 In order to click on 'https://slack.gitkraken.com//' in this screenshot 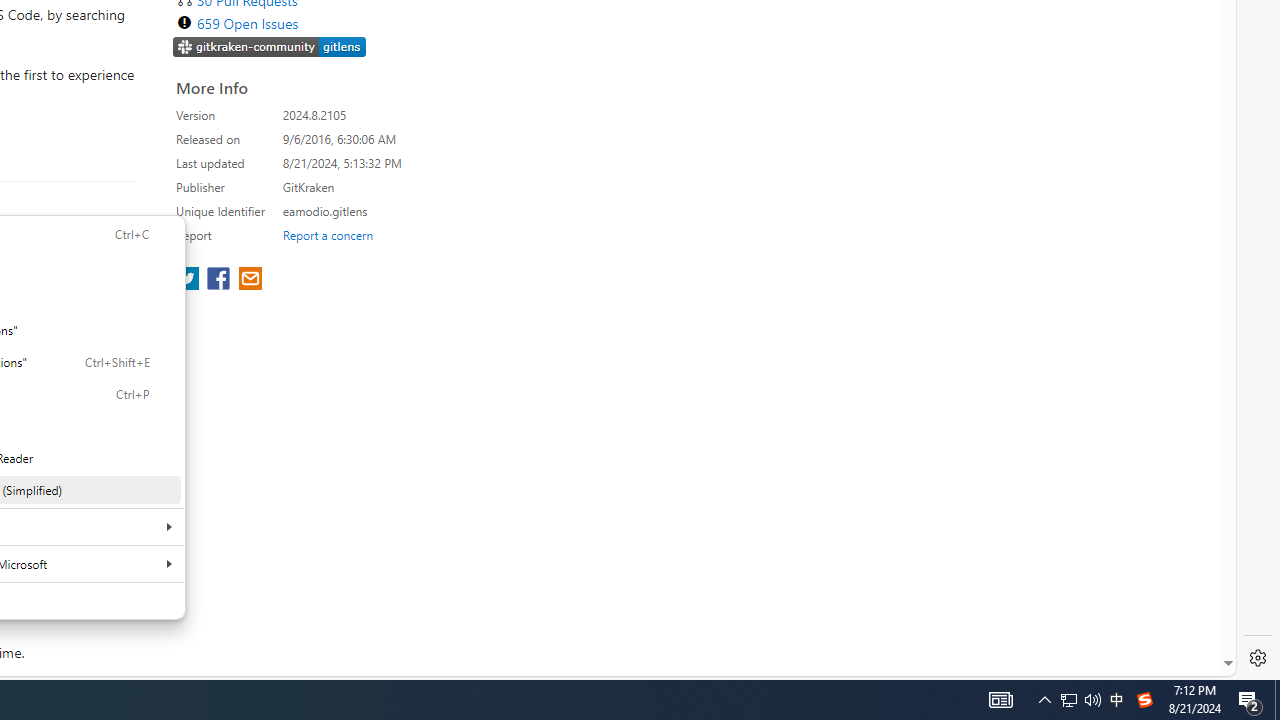, I will do `click(269, 47)`.